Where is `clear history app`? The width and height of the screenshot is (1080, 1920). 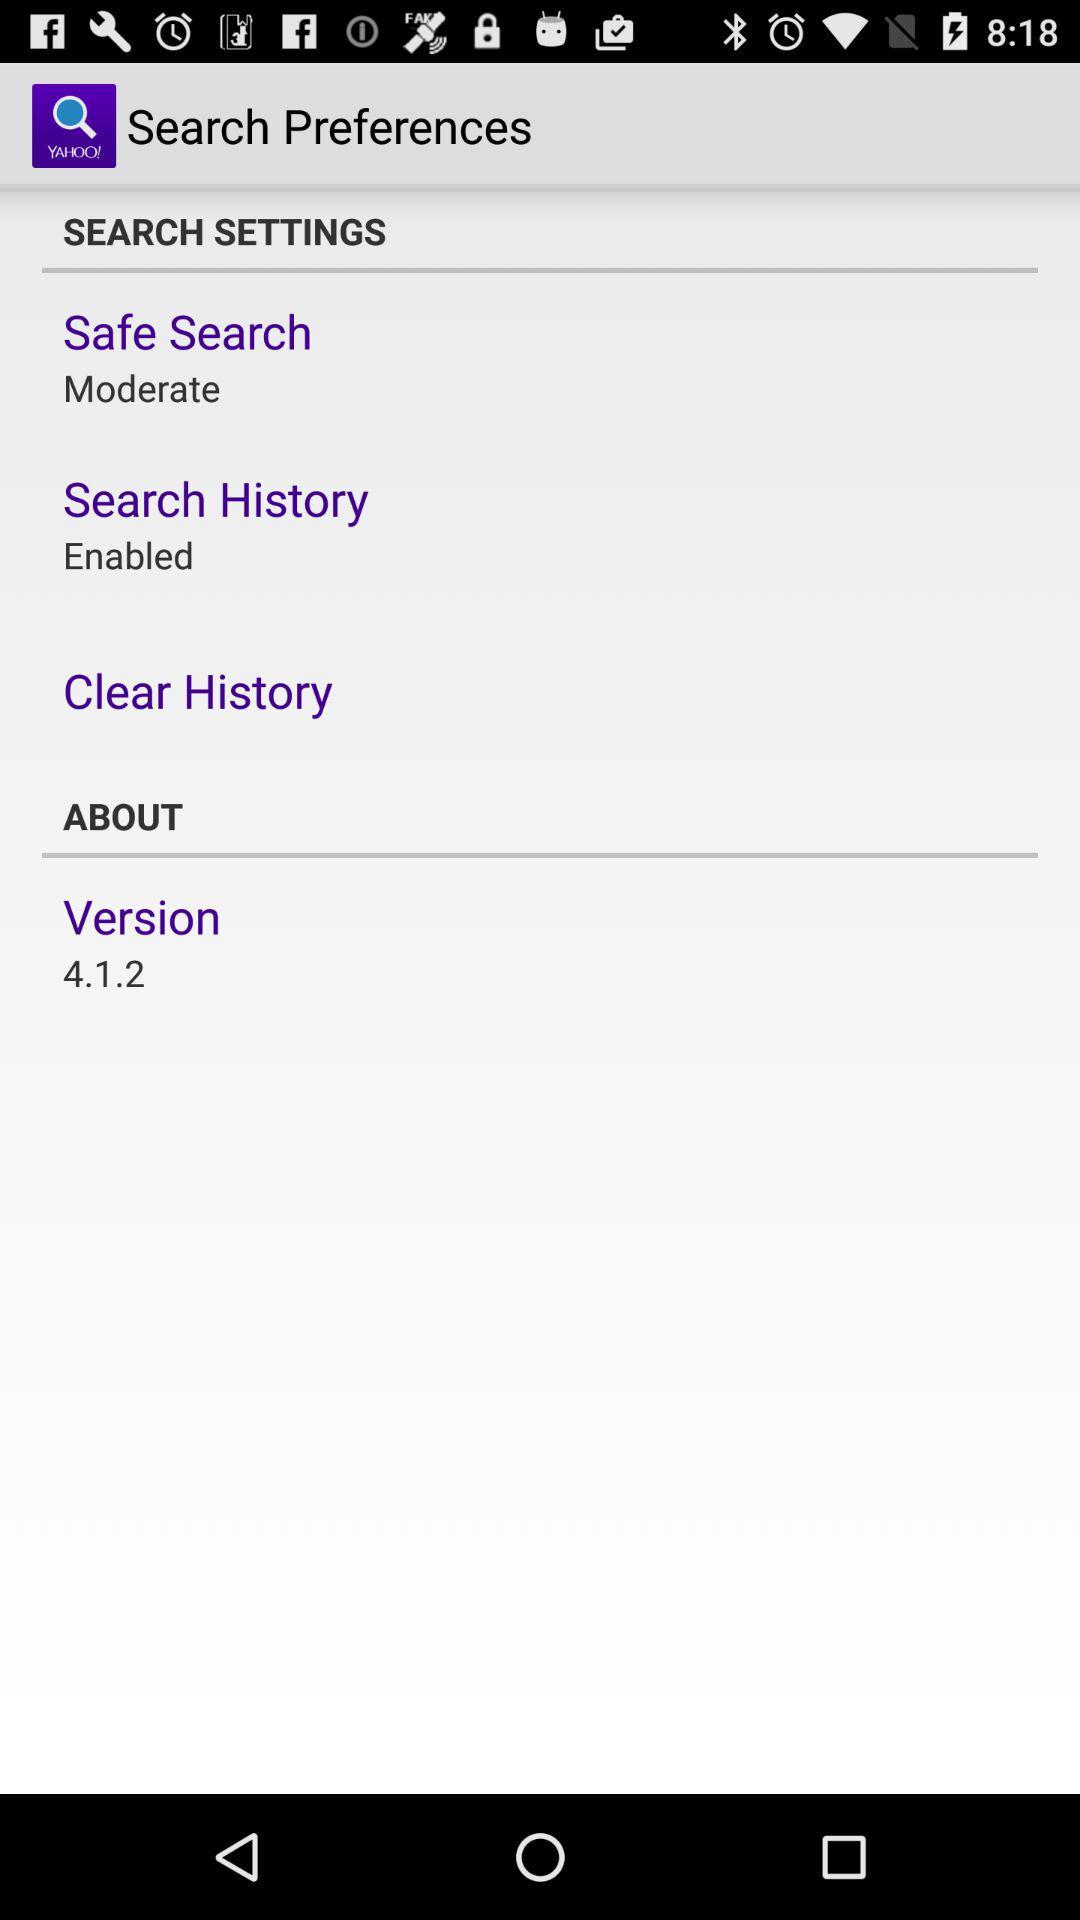 clear history app is located at coordinates (197, 690).